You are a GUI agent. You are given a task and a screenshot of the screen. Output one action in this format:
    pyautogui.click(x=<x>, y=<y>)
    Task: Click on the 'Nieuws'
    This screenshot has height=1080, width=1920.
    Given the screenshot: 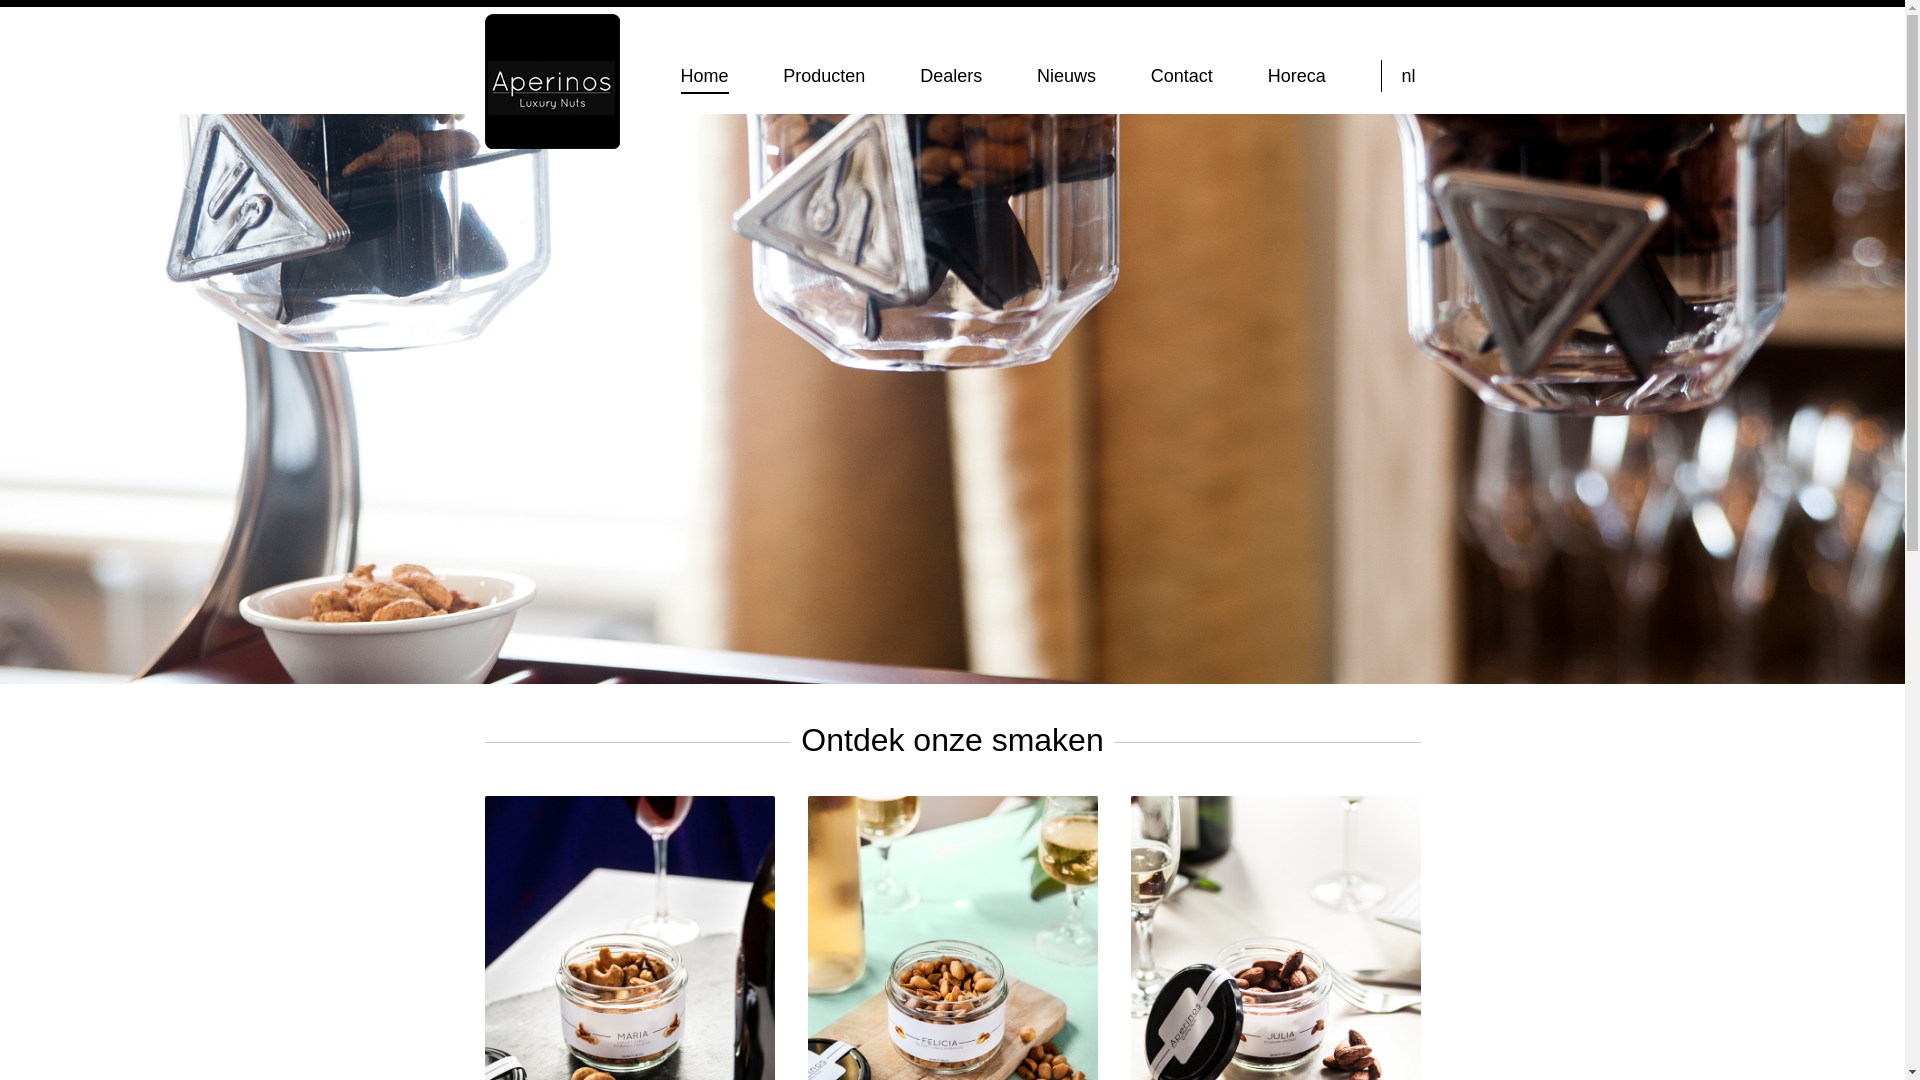 What is the action you would take?
    pyautogui.click(x=1065, y=75)
    